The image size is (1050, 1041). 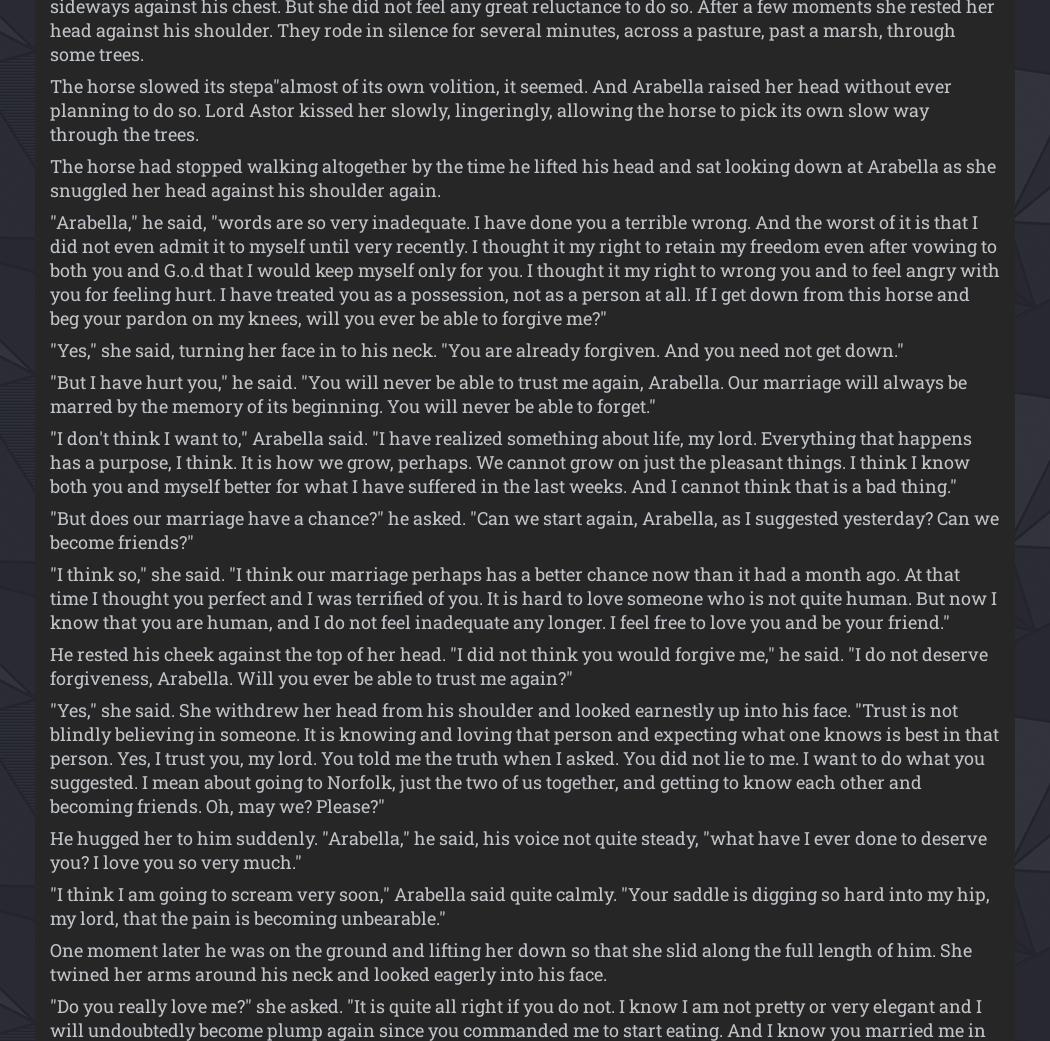 What do you see at coordinates (48, 757) in the screenshot?
I see `'"Yes," she said. She withdrew her head from his shoulder and looked earnestly up into his face. "Trust is not blindly believing in someone. It is knowing and loving that person and expecting what one knows is best in that person. Yes, I trust you, my lord. You told me the truth when I asked. You did not lie to me. I want to do what you suggested. I mean about going to Norfolk, just the two of us together, and getting to know each other and becoming friends. Oh, may we? Please?"'` at bounding box center [48, 757].